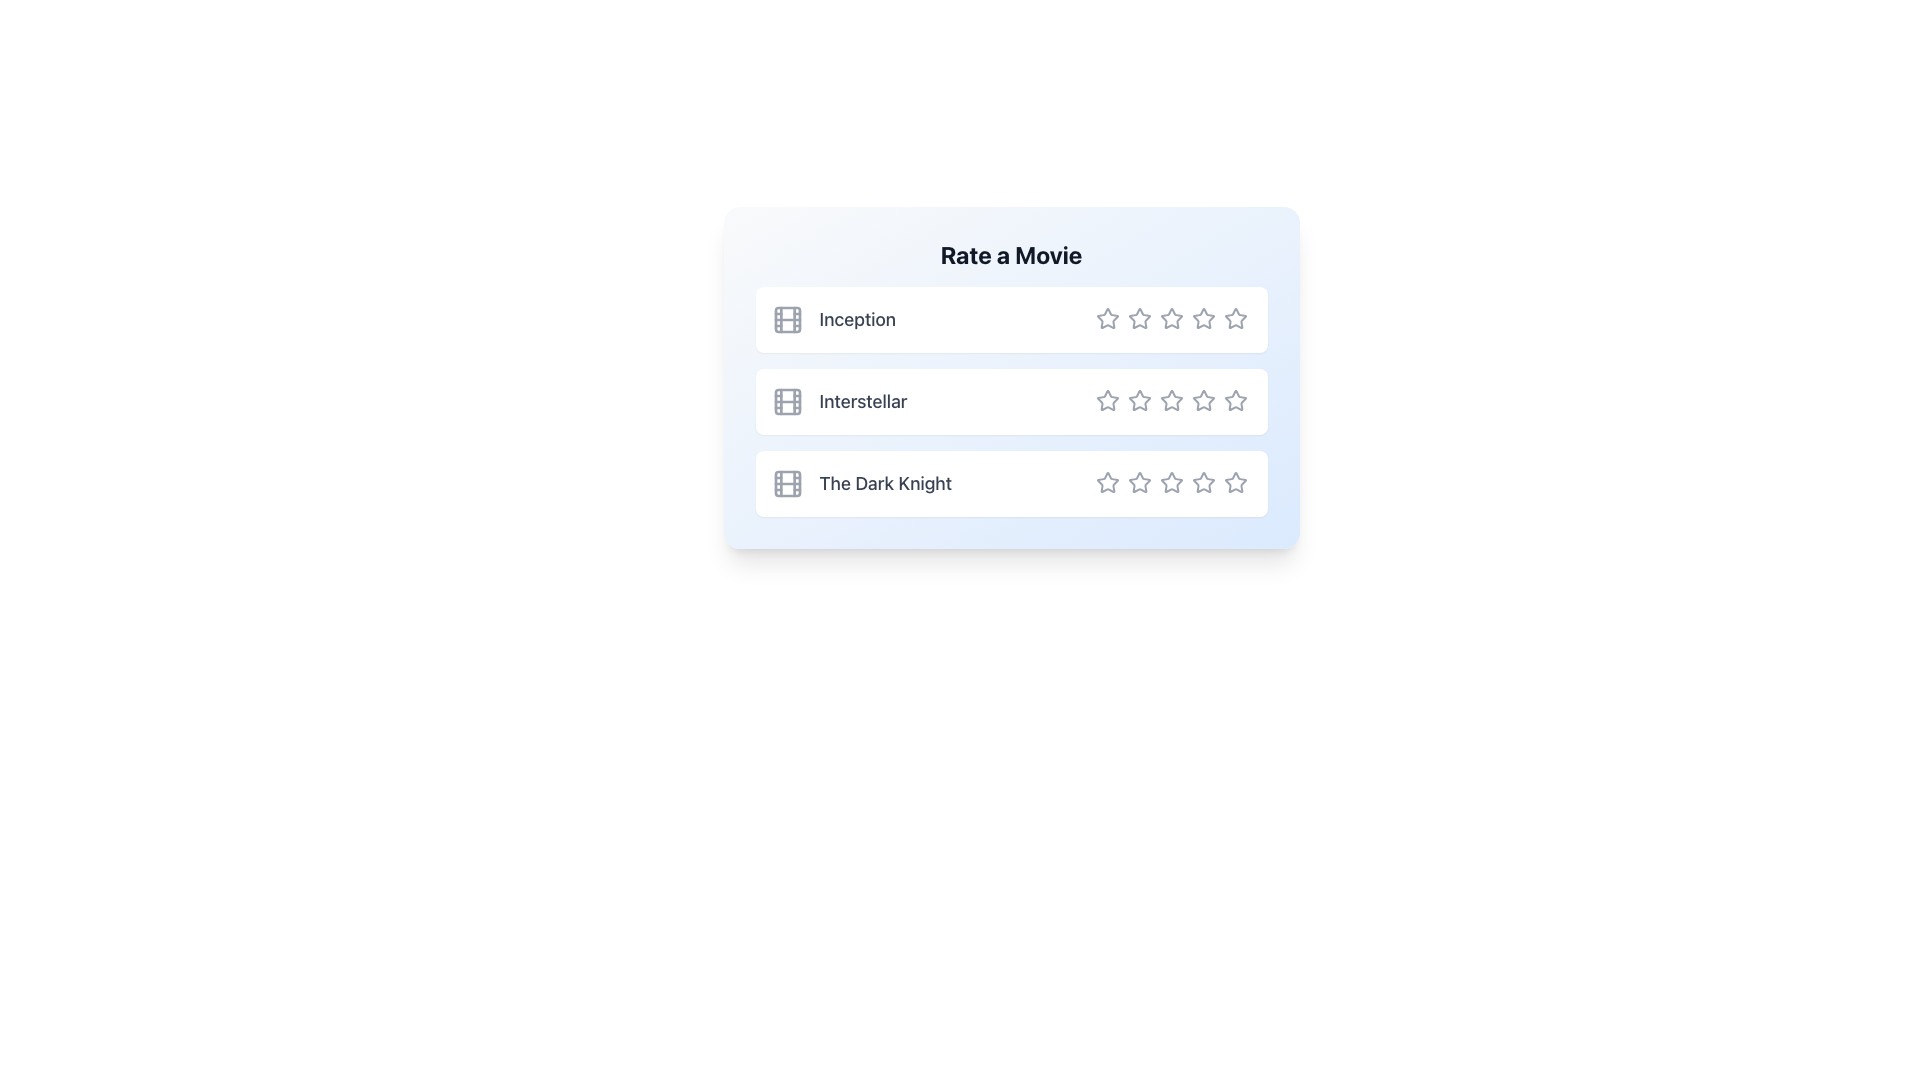  What do you see at coordinates (1106, 482) in the screenshot?
I see `the first rating star for 'The Dark Knight'` at bounding box center [1106, 482].